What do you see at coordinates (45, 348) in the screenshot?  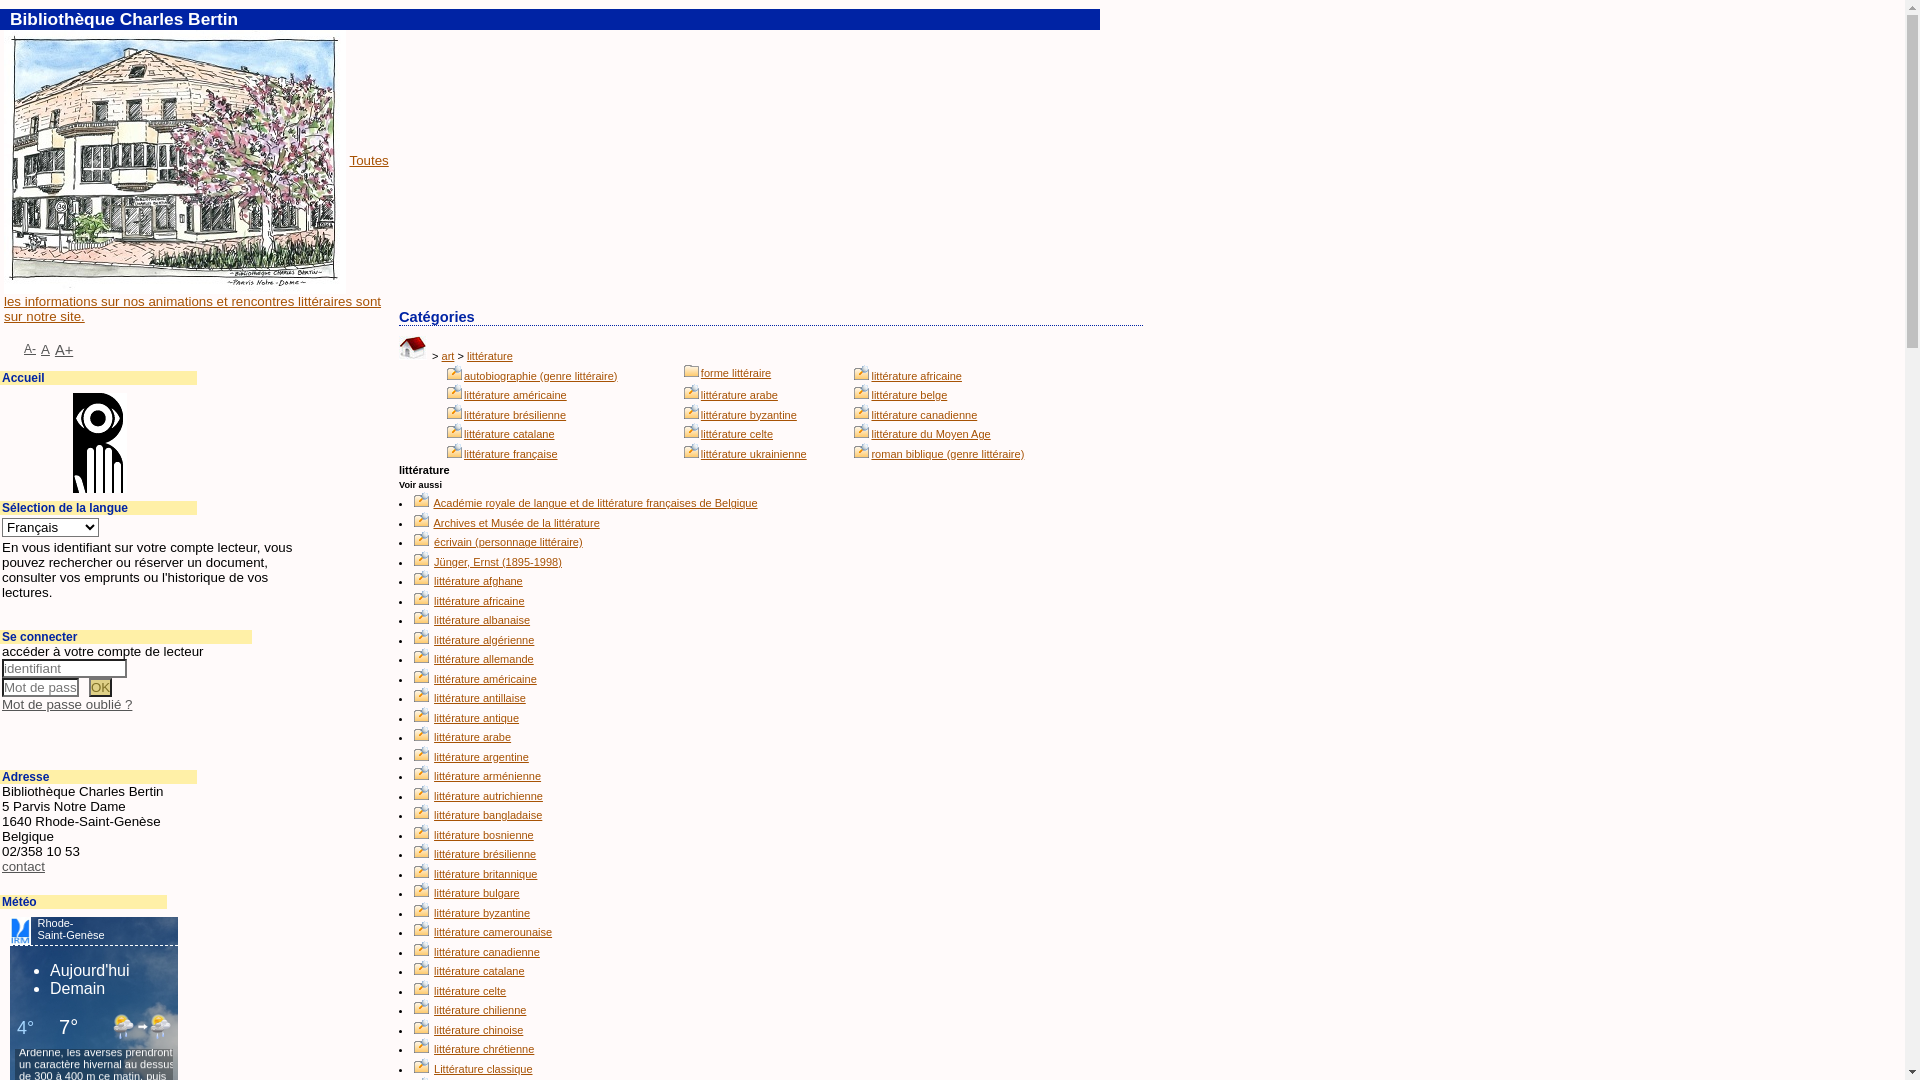 I see `'A'` at bounding box center [45, 348].